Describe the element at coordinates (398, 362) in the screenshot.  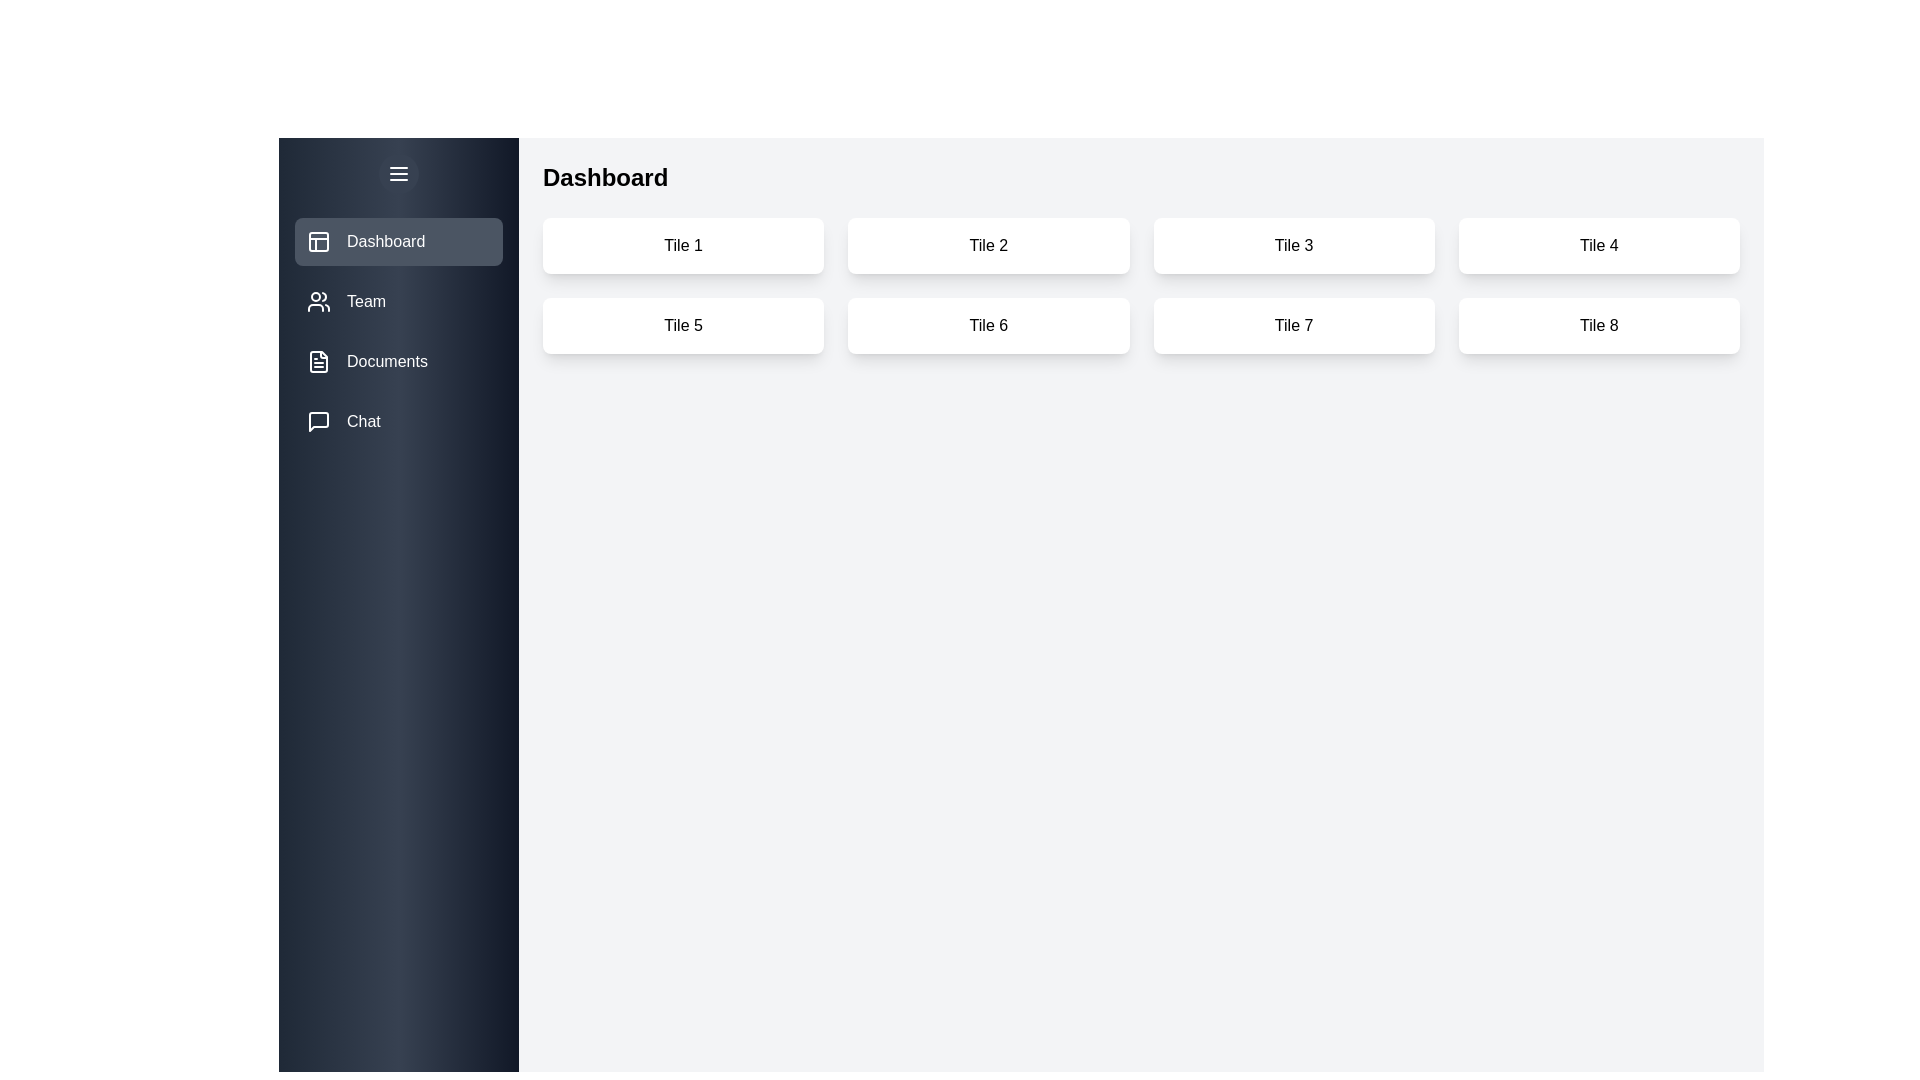
I see `the tab labeled Documents from the sidebar` at that location.